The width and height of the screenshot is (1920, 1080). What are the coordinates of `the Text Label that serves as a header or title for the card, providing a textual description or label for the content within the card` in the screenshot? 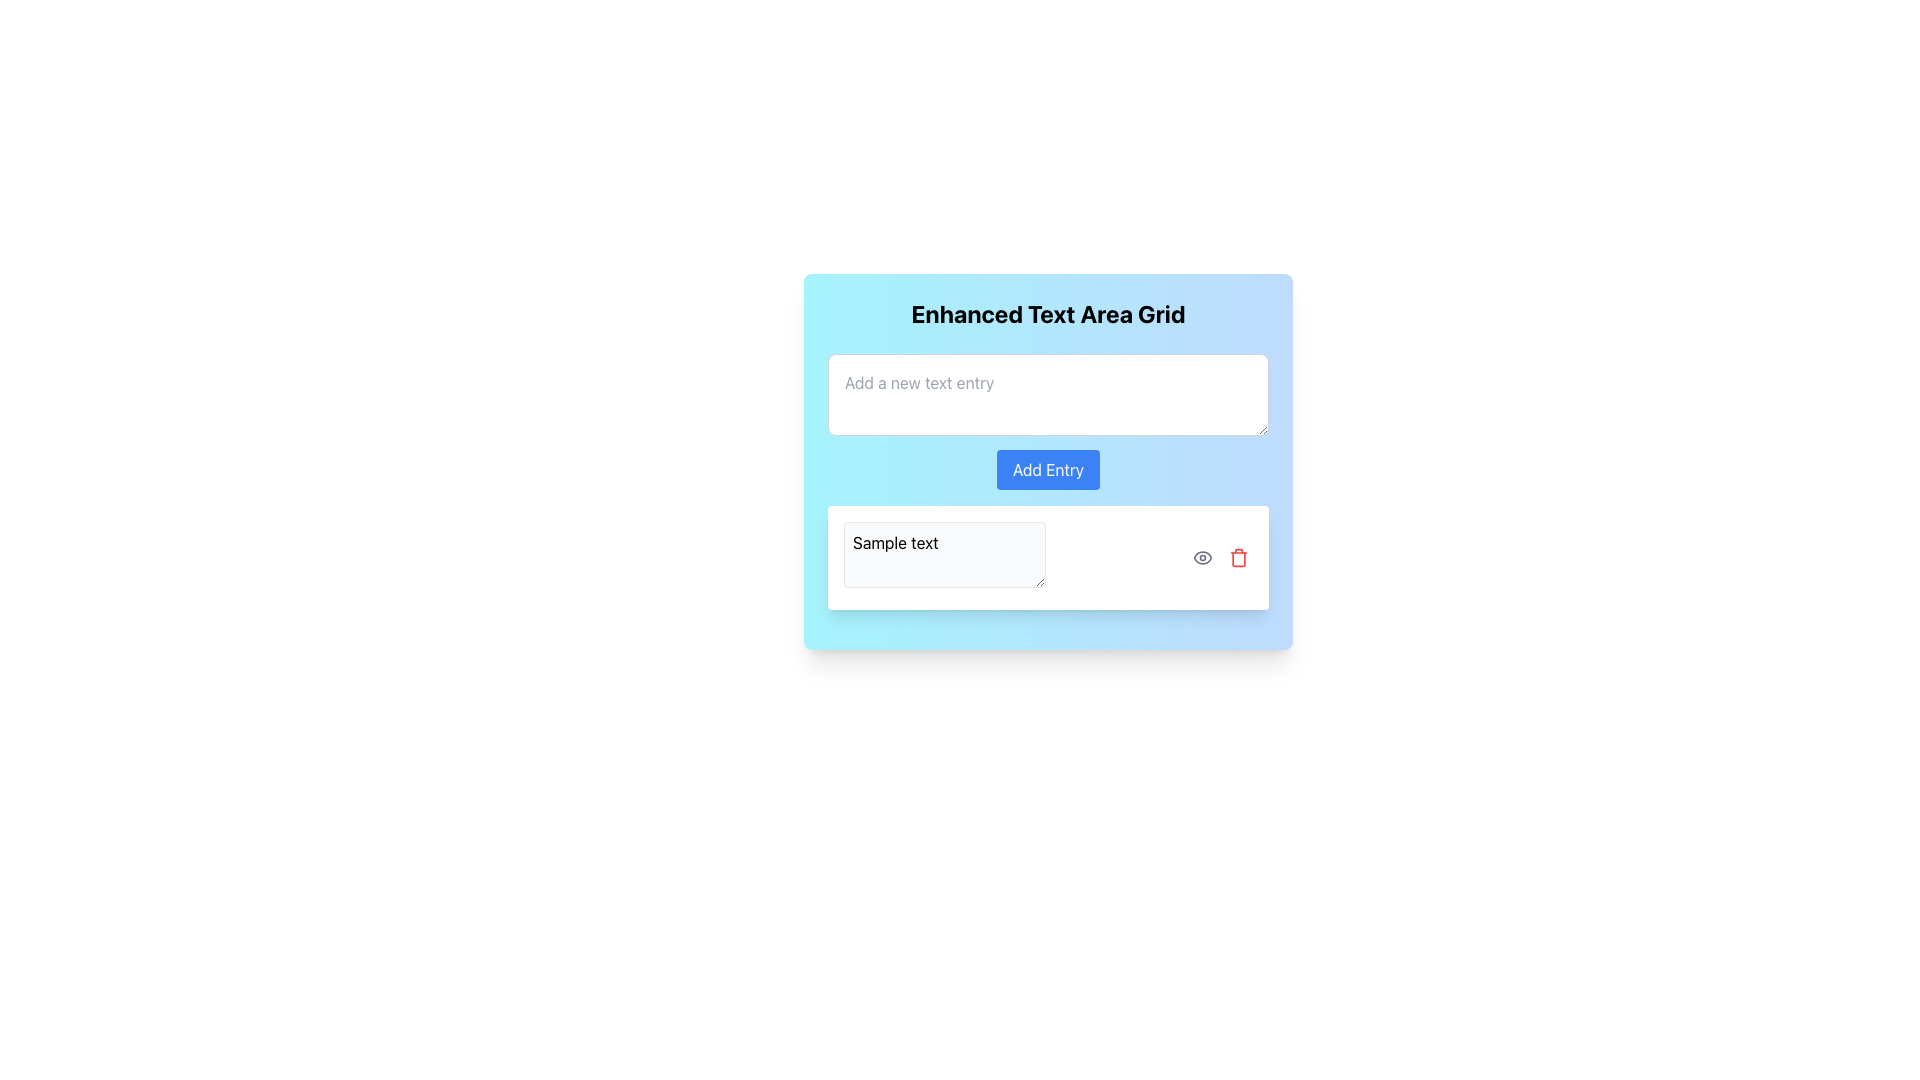 It's located at (1047, 313).